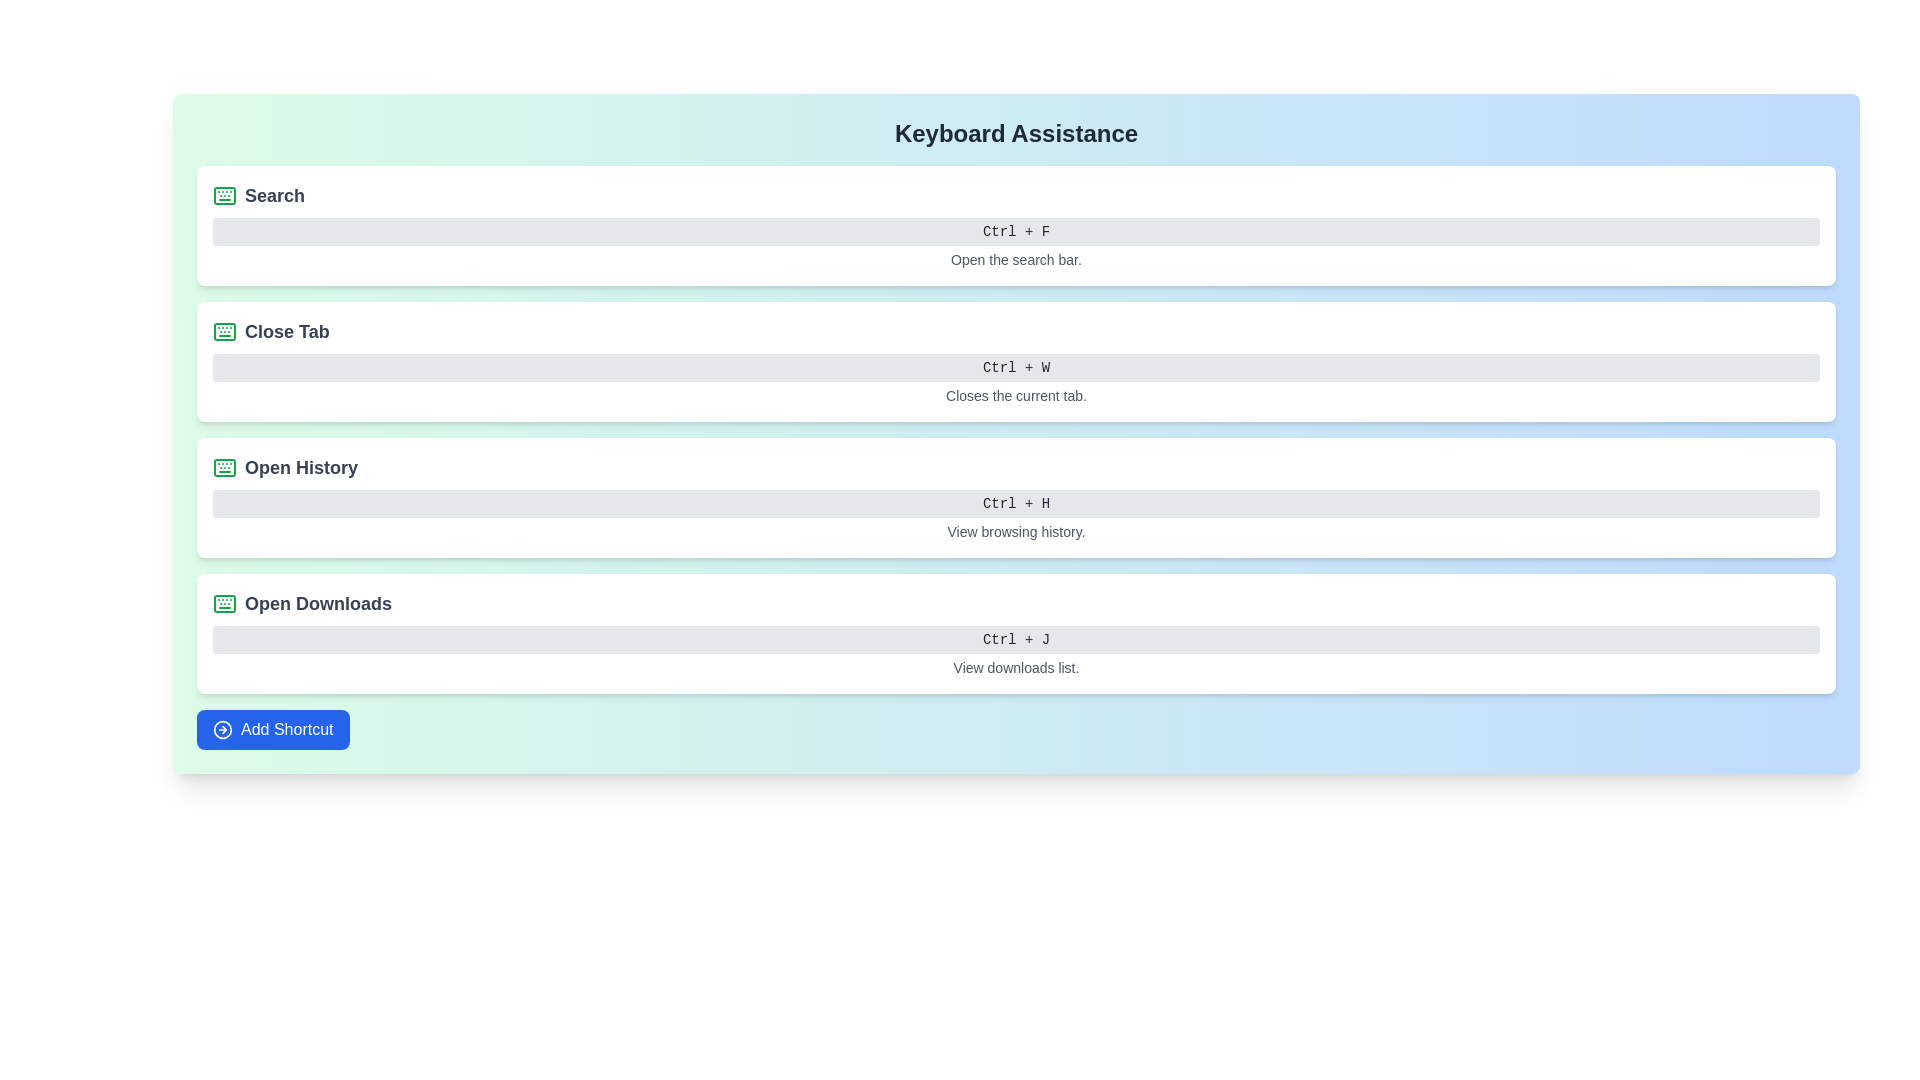  What do you see at coordinates (225, 603) in the screenshot?
I see `the green keyboard icon located to the left of the text 'Open Downloads' in the list section of keyboard shortcuts` at bounding box center [225, 603].